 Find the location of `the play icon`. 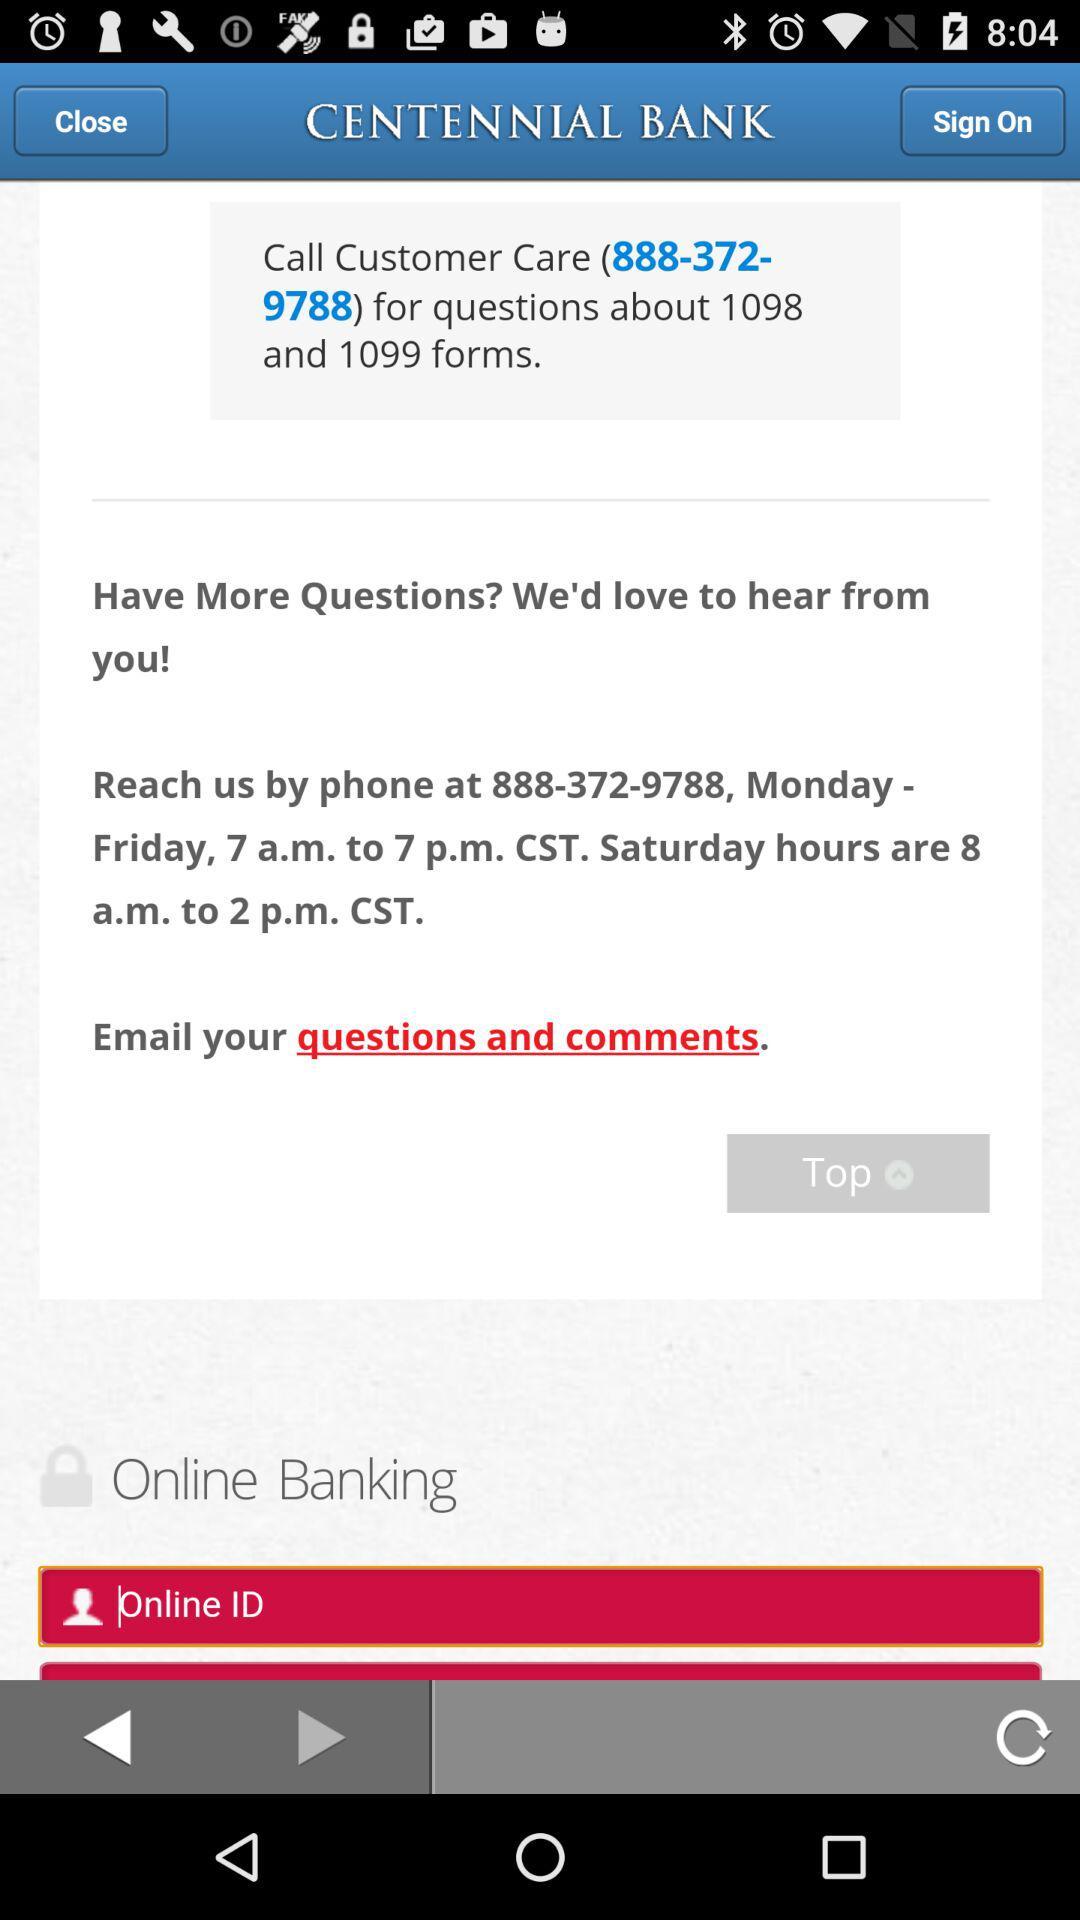

the play icon is located at coordinates (322, 1858).